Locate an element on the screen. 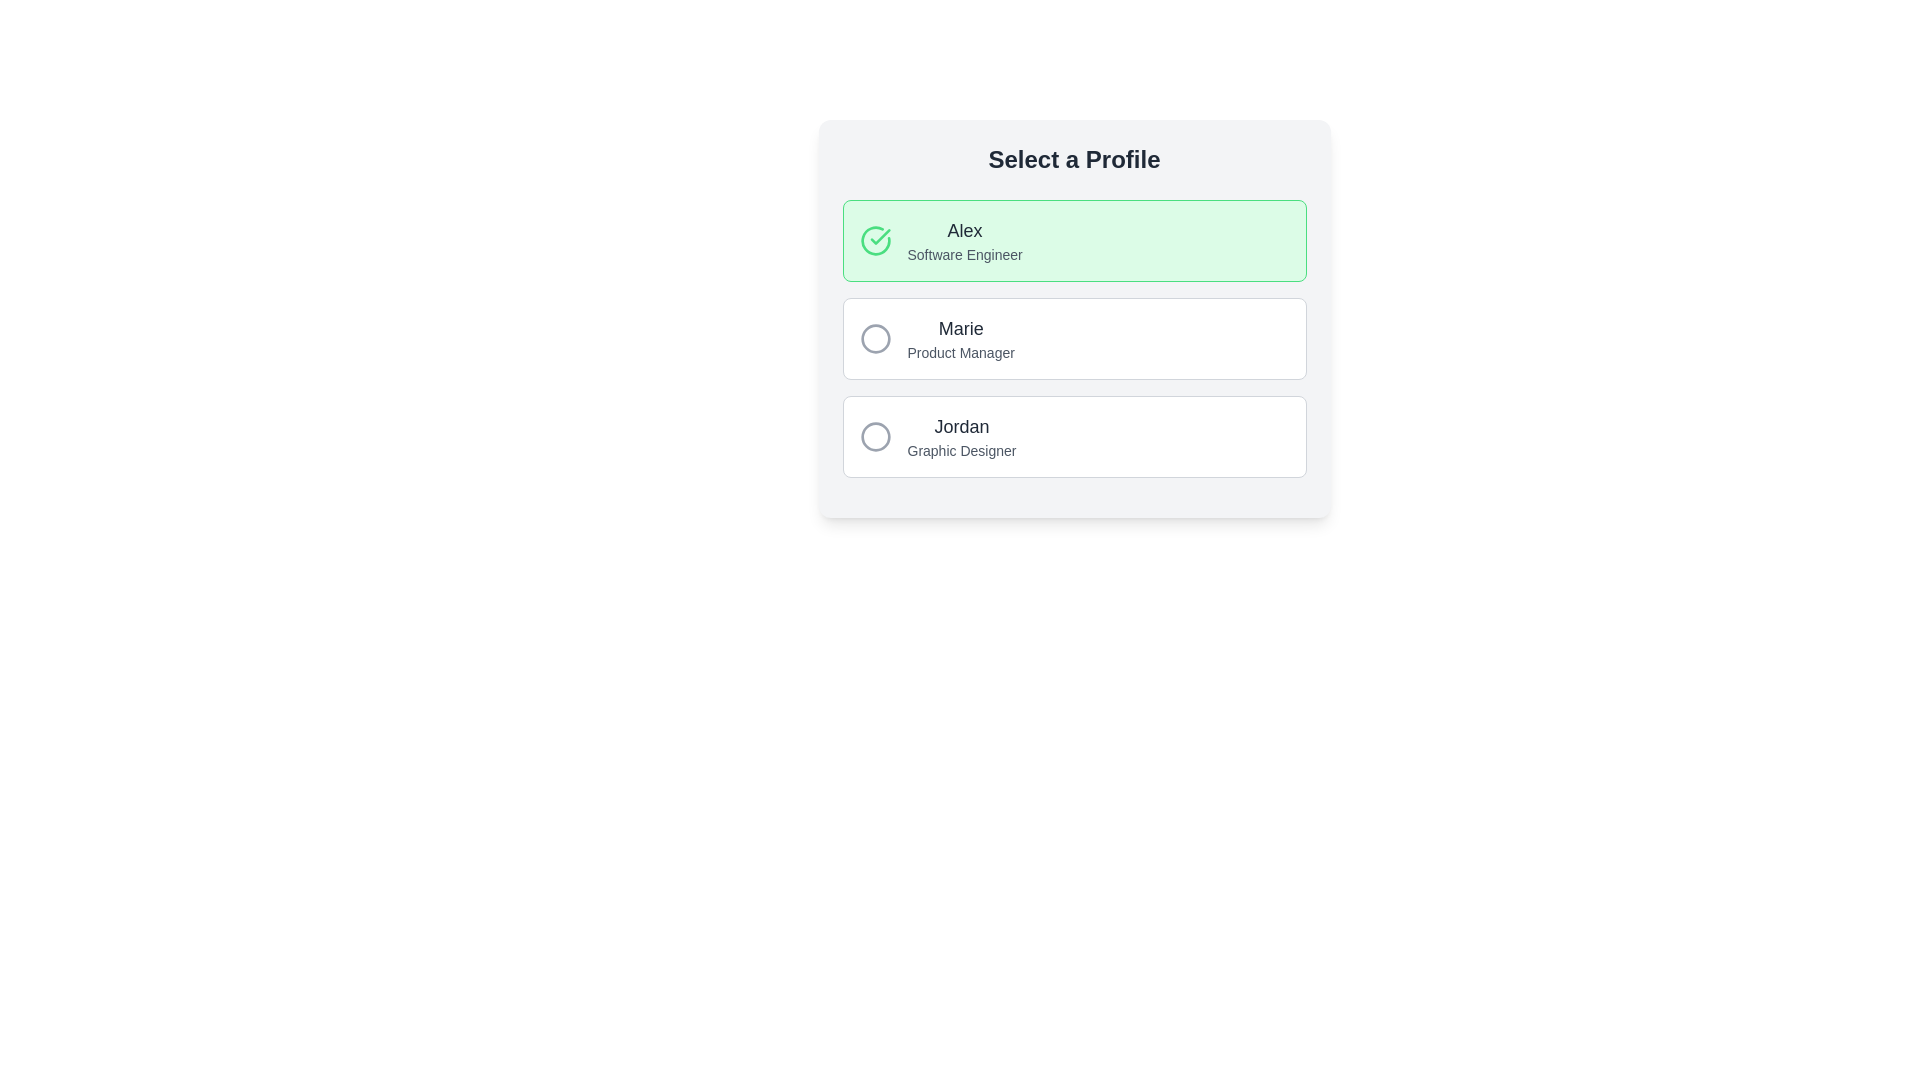 Image resolution: width=1920 pixels, height=1080 pixels. the Text Label displaying 'Alex' in a large, bold font, which is part of the selected option in the profile selection interface is located at coordinates (965, 230).